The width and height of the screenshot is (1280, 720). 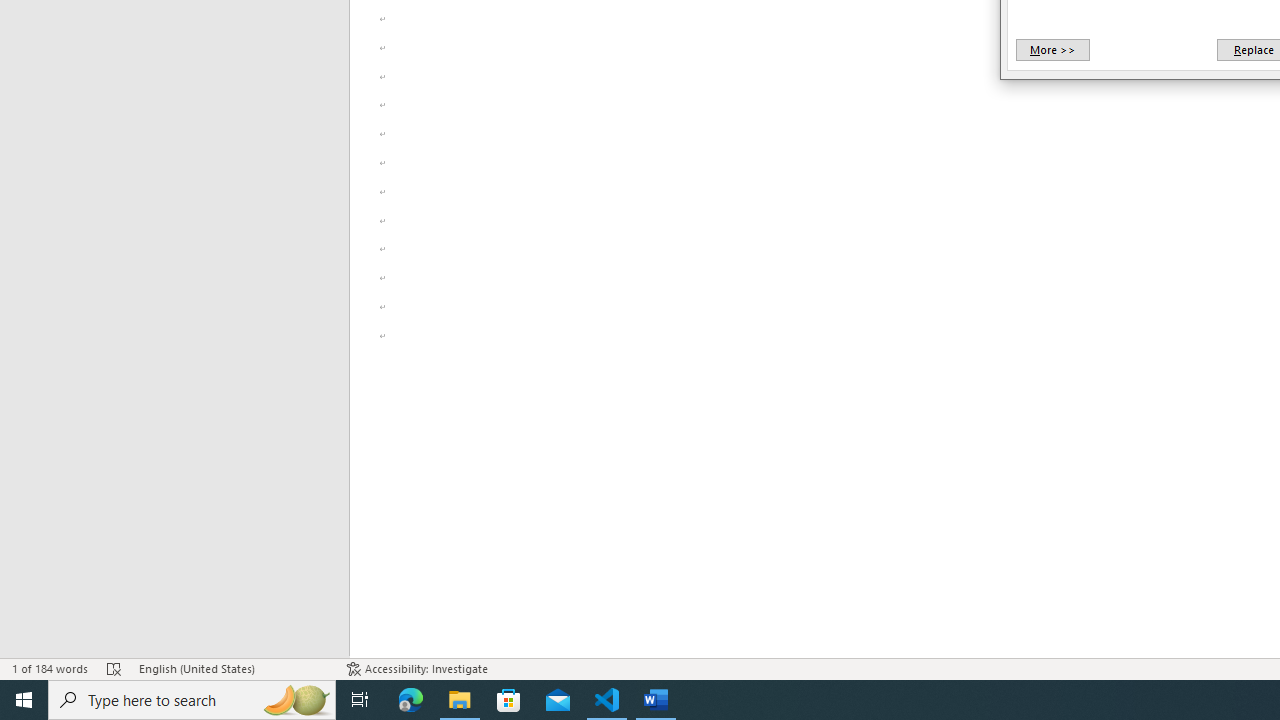 What do you see at coordinates (24, 698) in the screenshot?
I see `'Start'` at bounding box center [24, 698].